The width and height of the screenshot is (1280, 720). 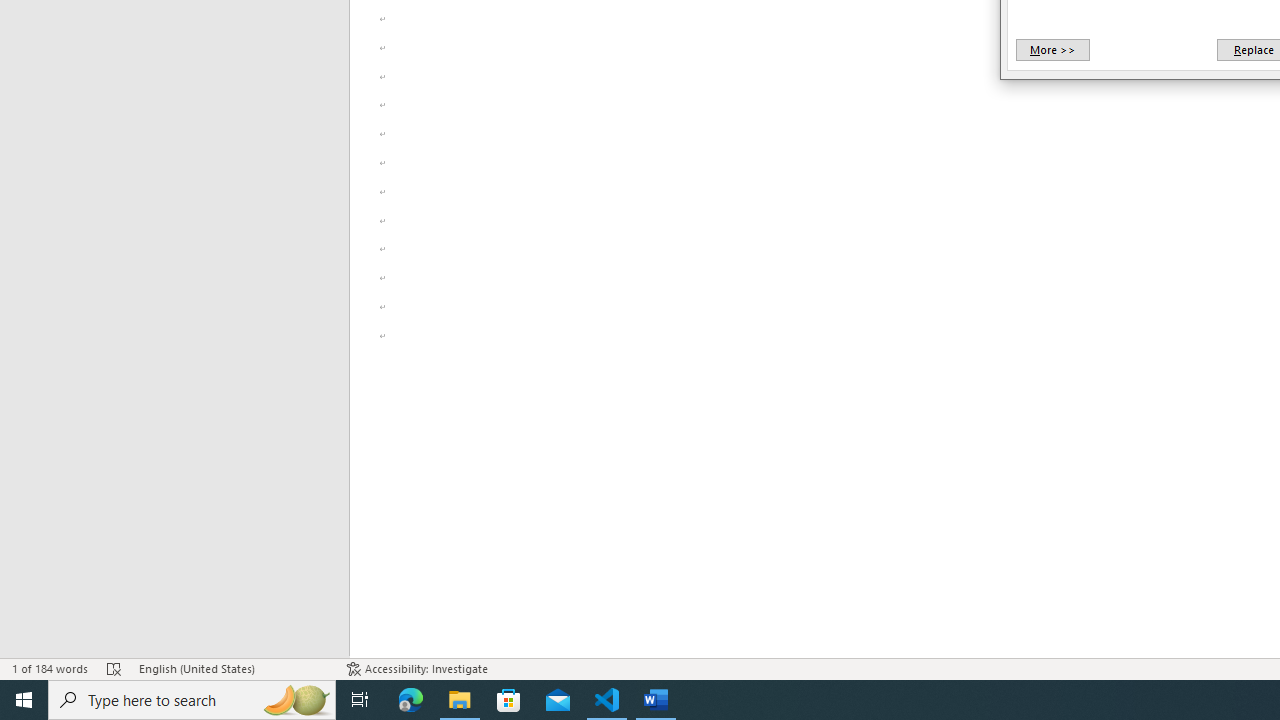 What do you see at coordinates (24, 698) in the screenshot?
I see `'Start'` at bounding box center [24, 698].